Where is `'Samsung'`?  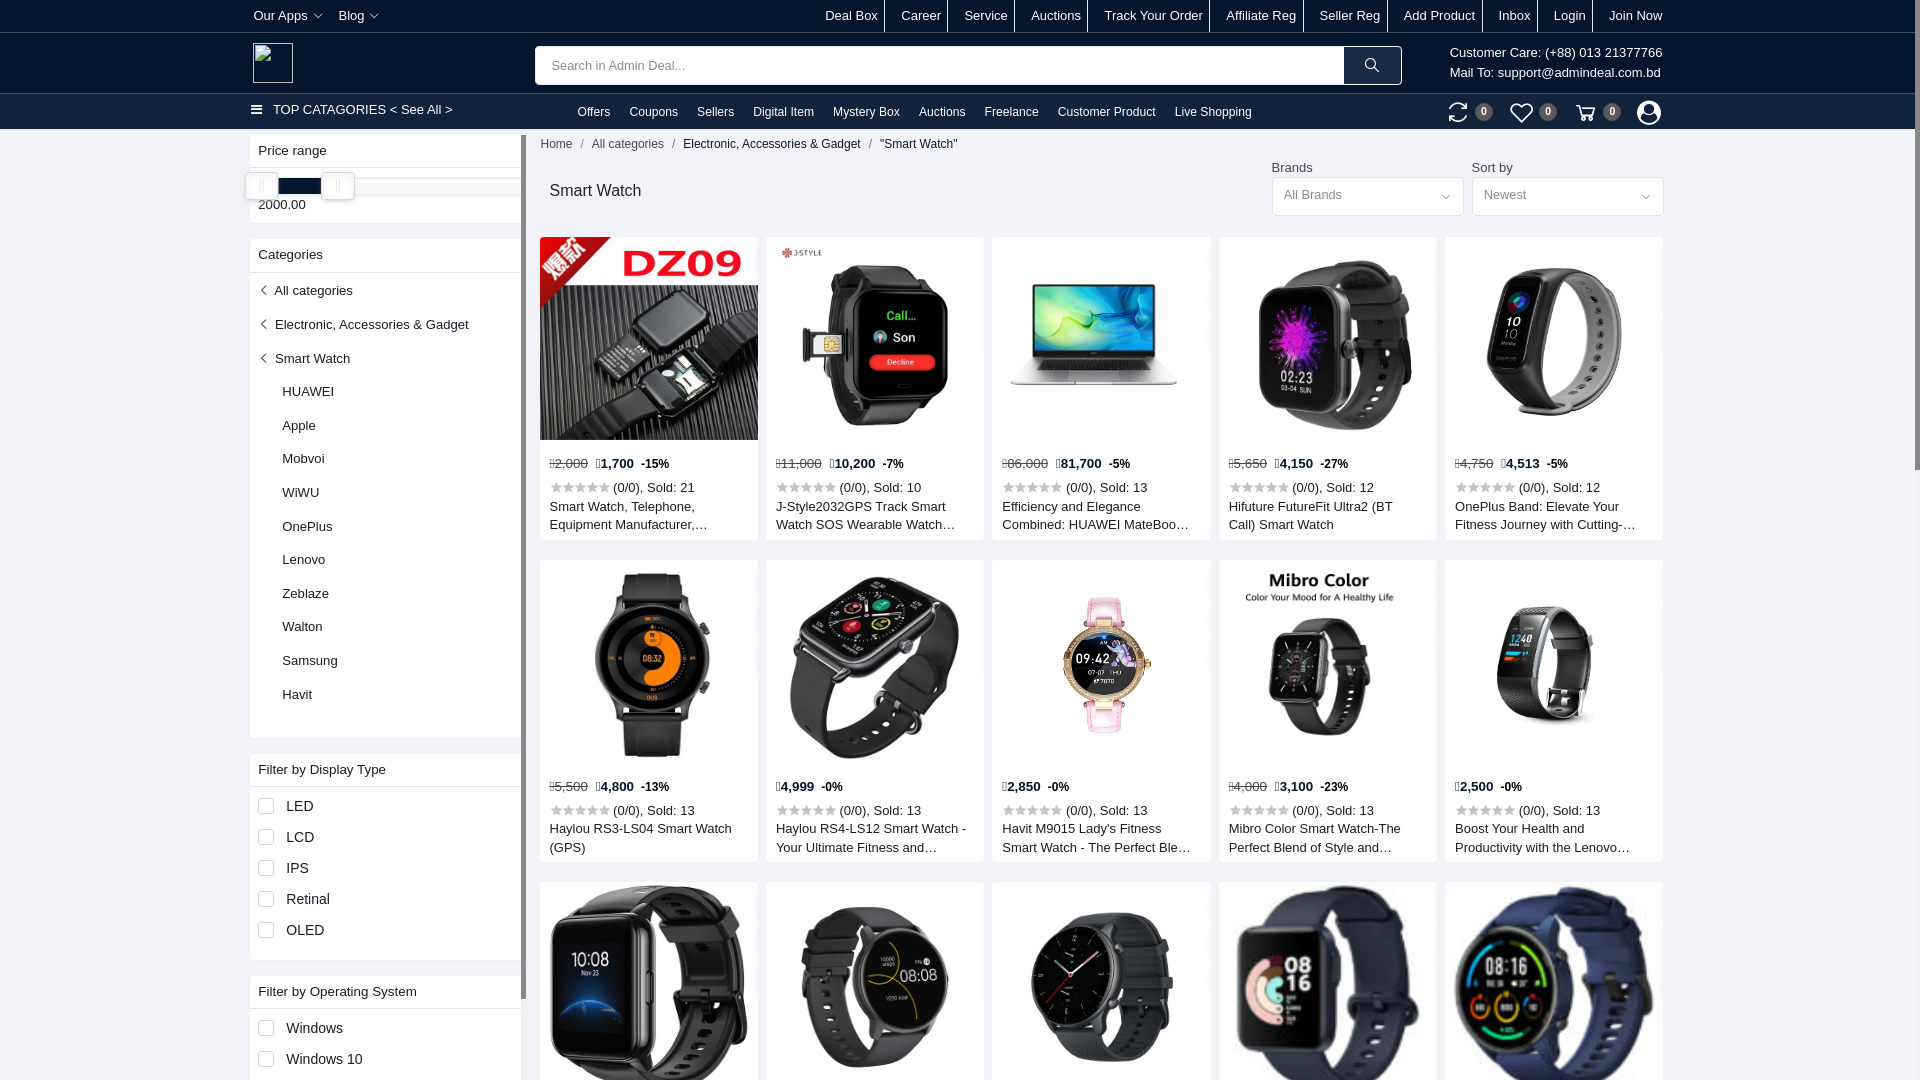
'Samsung' is located at coordinates (308, 660).